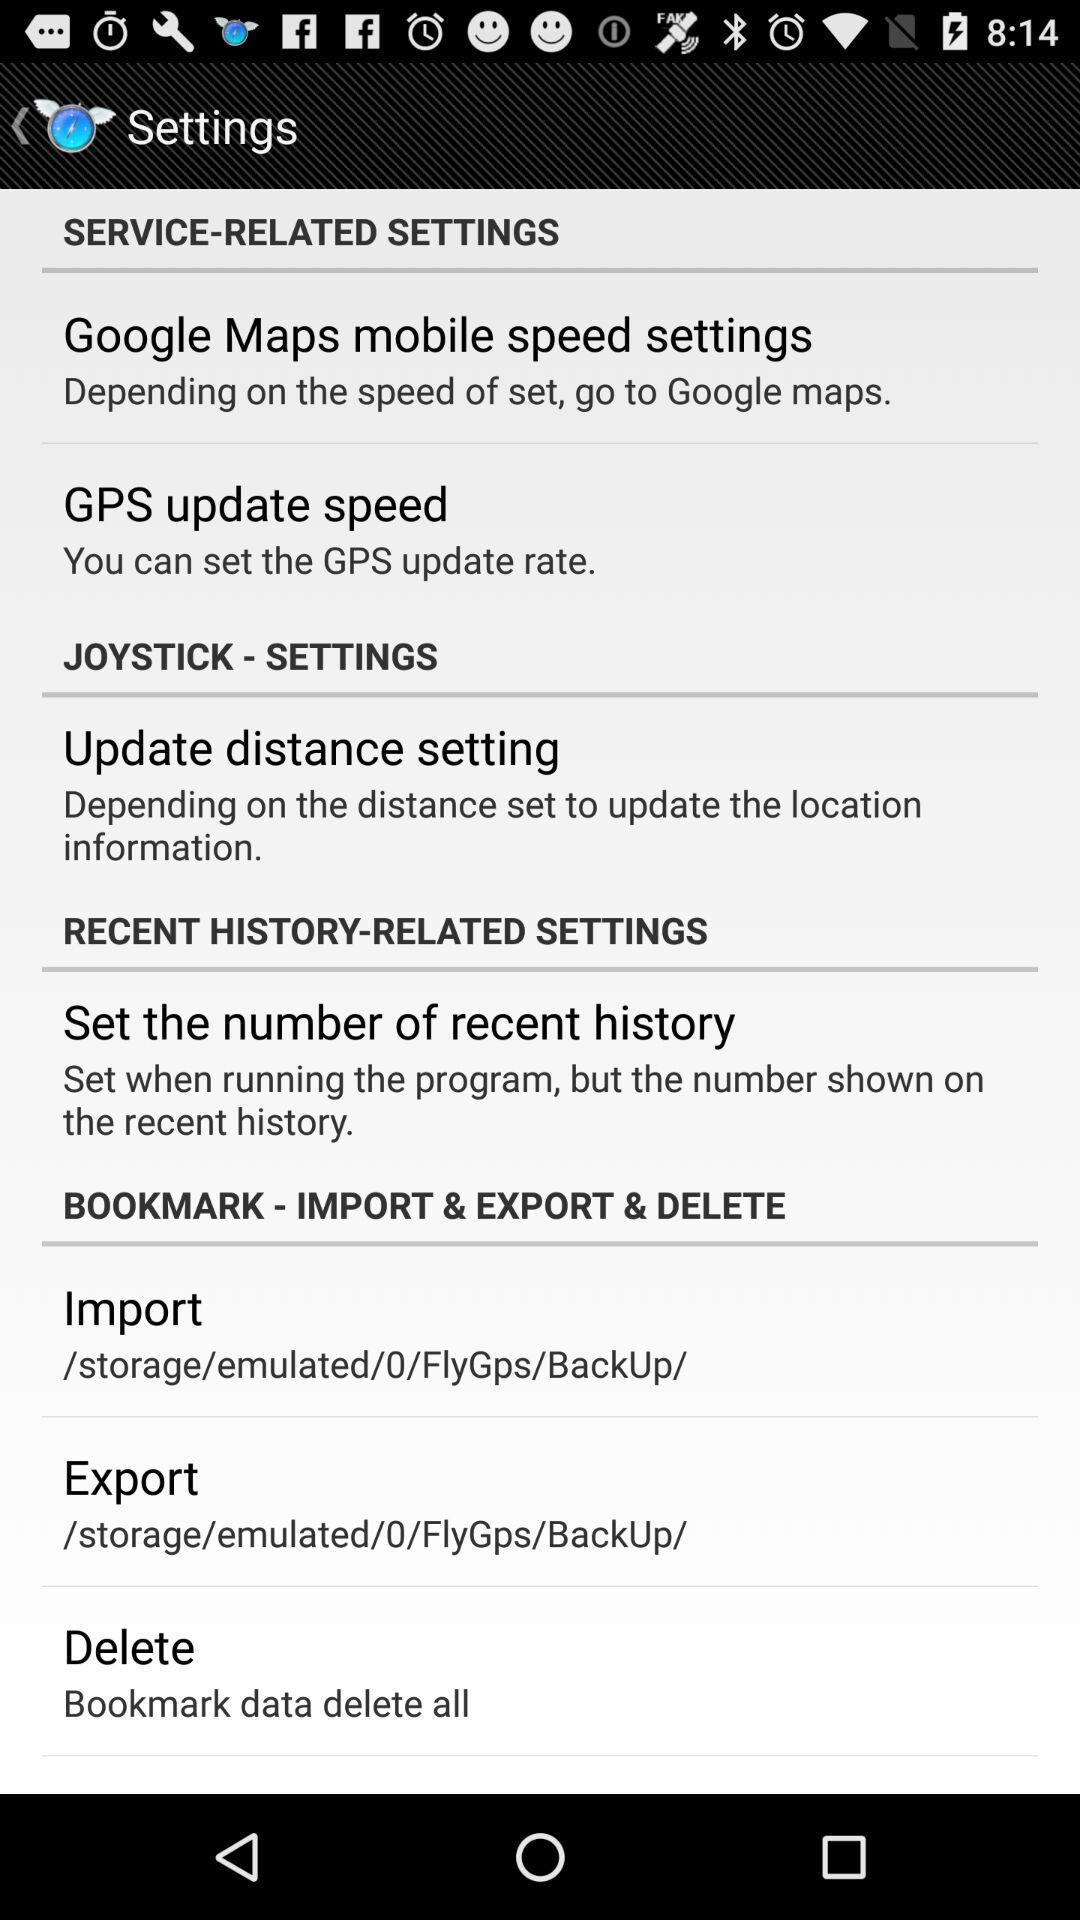 The image size is (1080, 1920). Describe the element at coordinates (329, 559) in the screenshot. I see `app below gps update speed icon` at that location.